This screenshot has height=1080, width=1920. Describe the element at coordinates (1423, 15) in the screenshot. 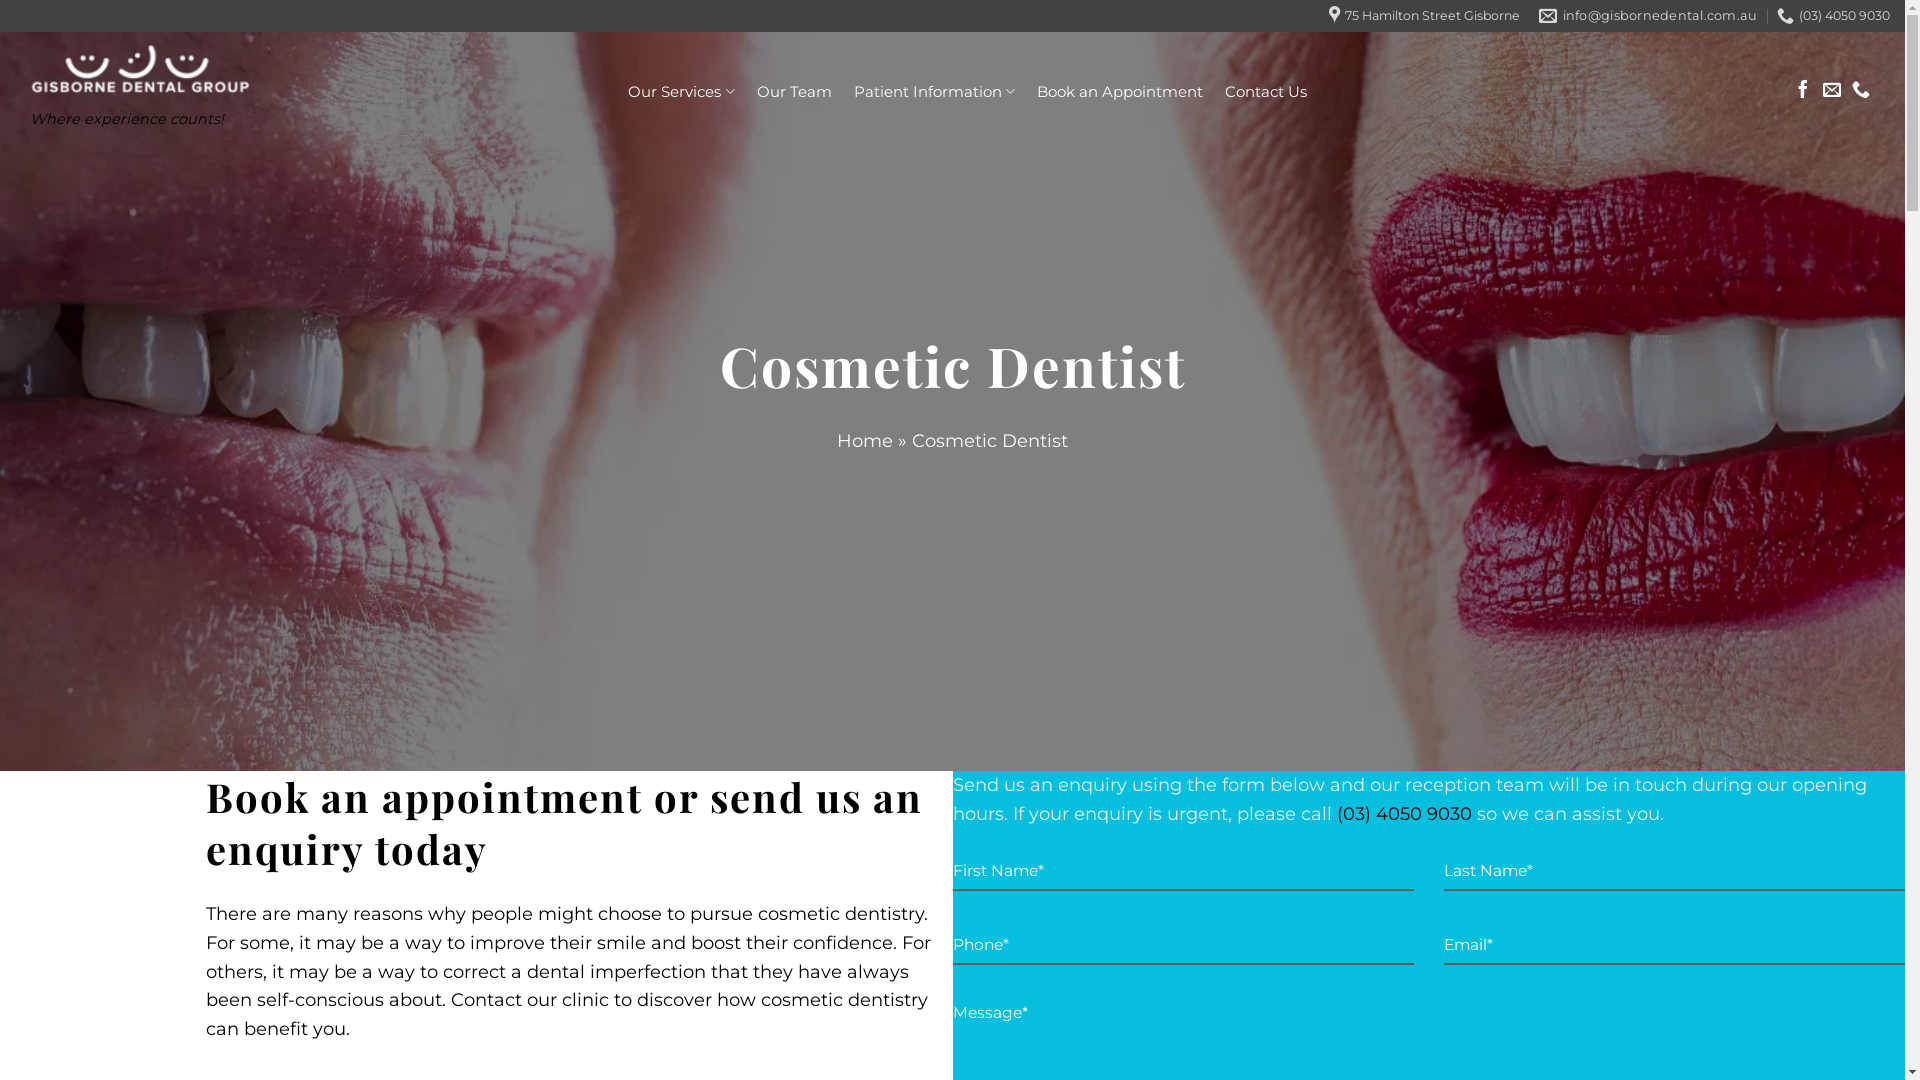

I see `'75 Hamilton Street Gisborne'` at that location.